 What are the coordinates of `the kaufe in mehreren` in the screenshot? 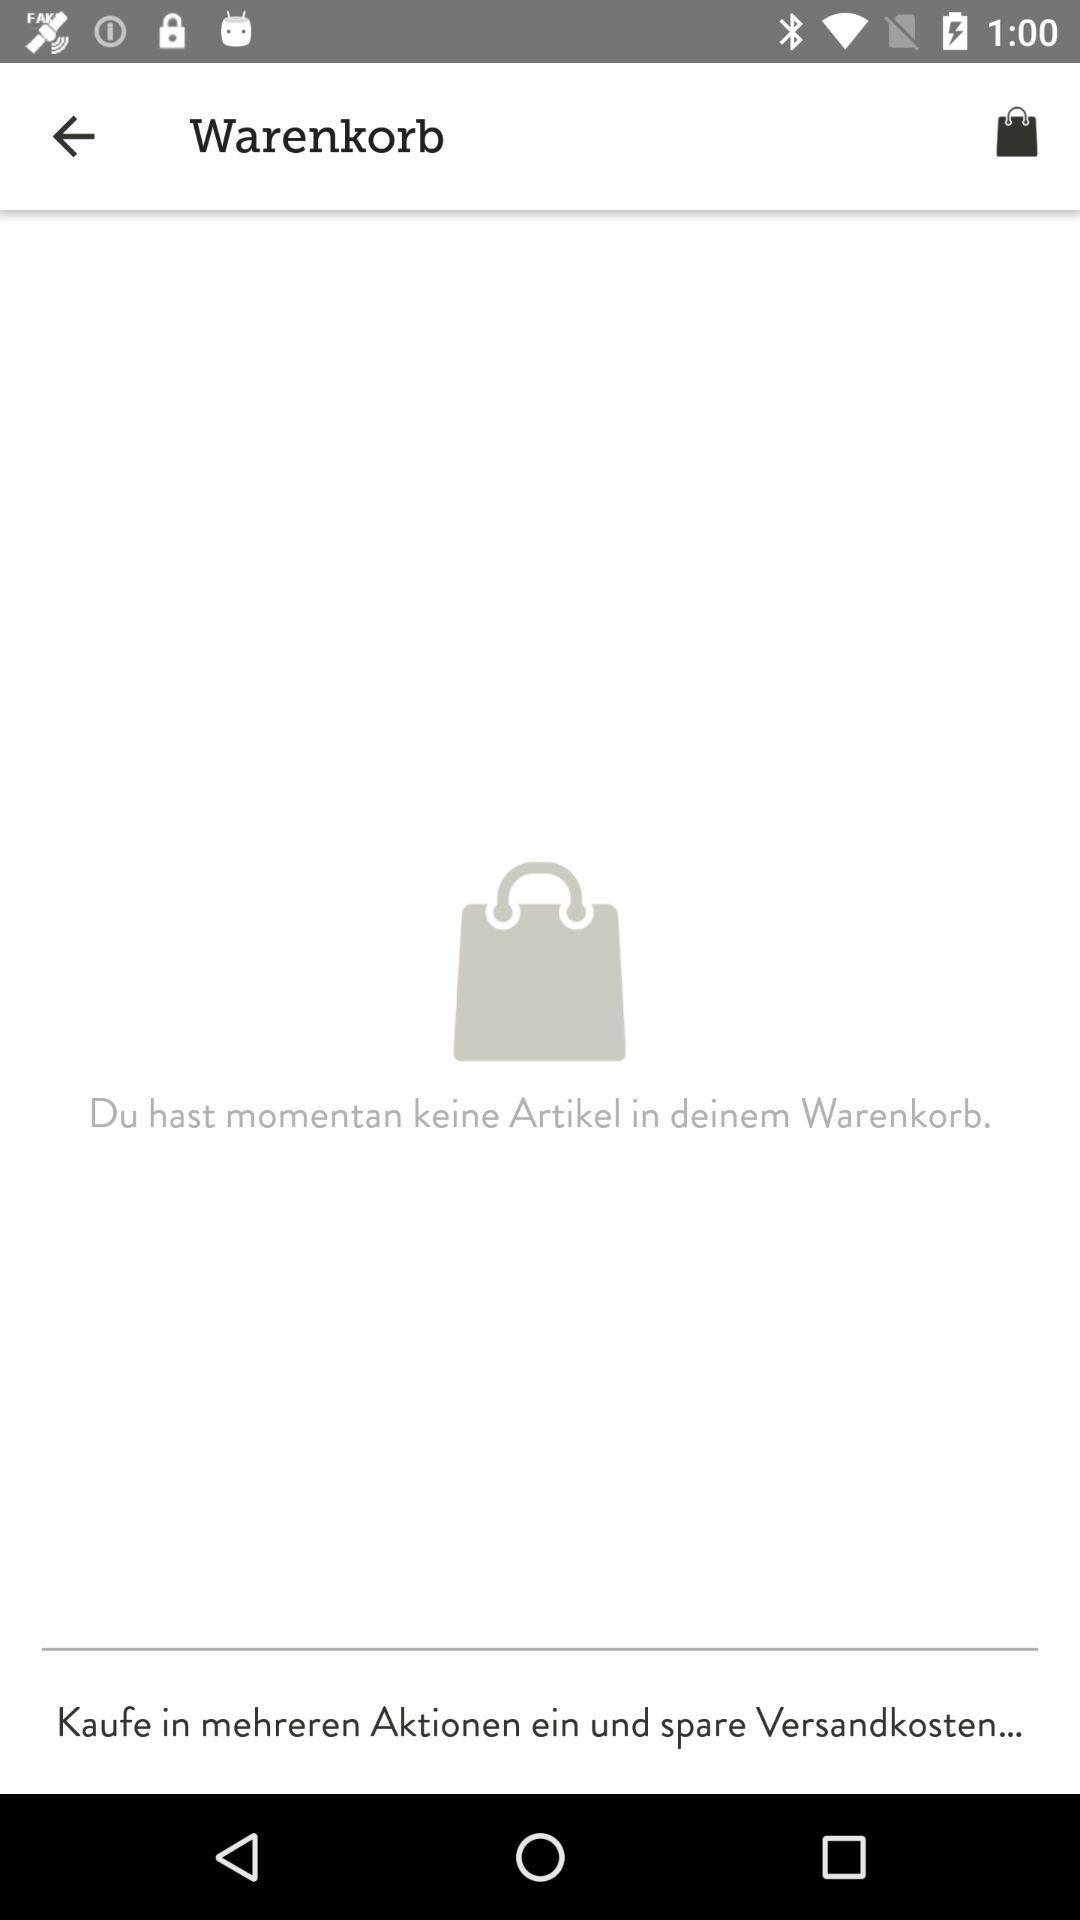 It's located at (538, 1721).